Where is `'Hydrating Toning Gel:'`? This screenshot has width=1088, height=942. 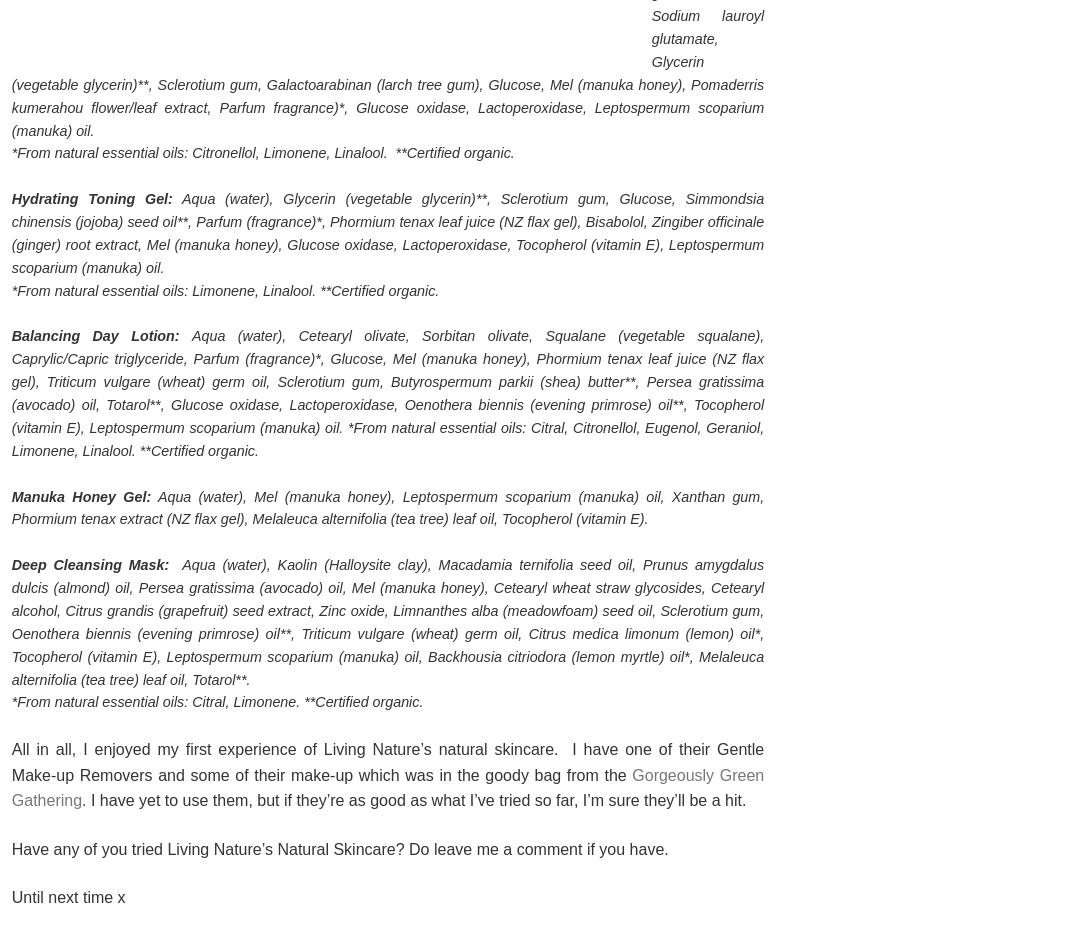
'Hydrating Toning Gel:' is located at coordinates (91, 199).